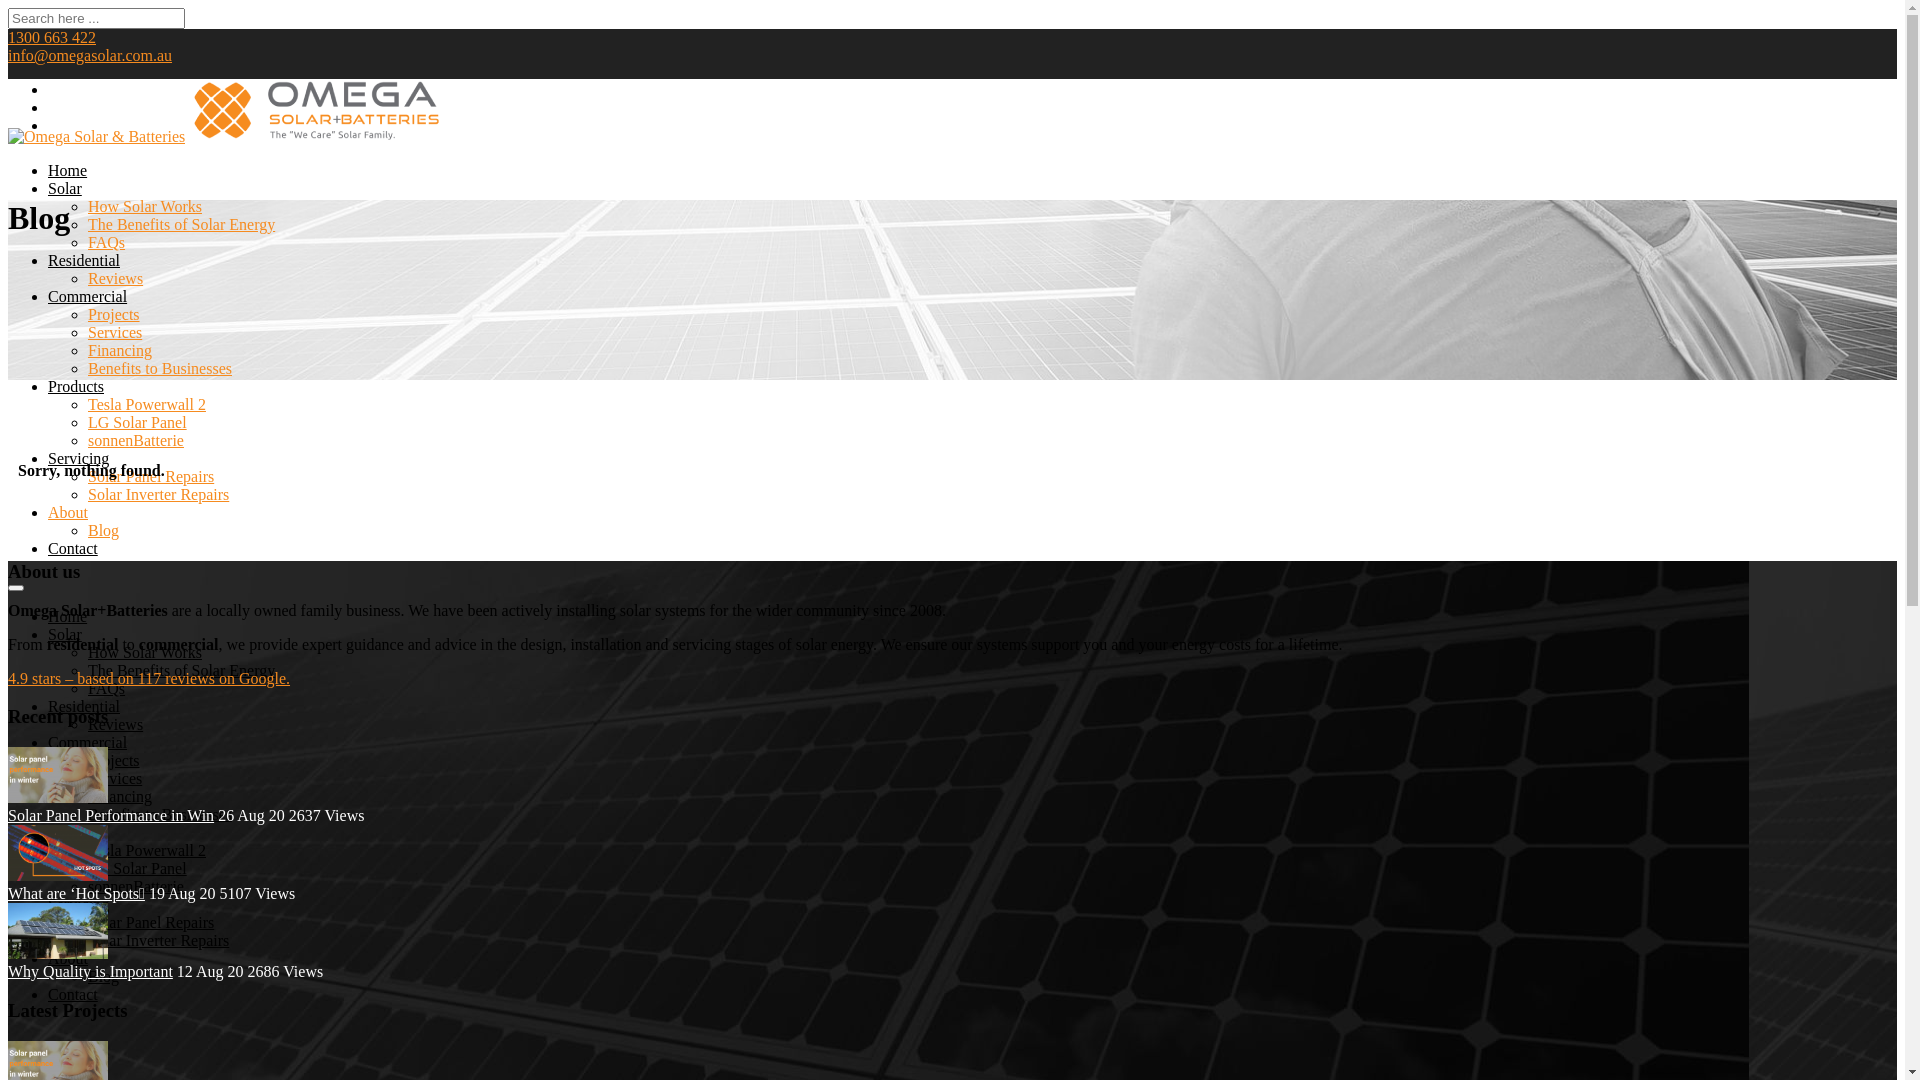 The image size is (1920, 1080). Describe the element at coordinates (119, 795) in the screenshot. I see `'Financing'` at that location.